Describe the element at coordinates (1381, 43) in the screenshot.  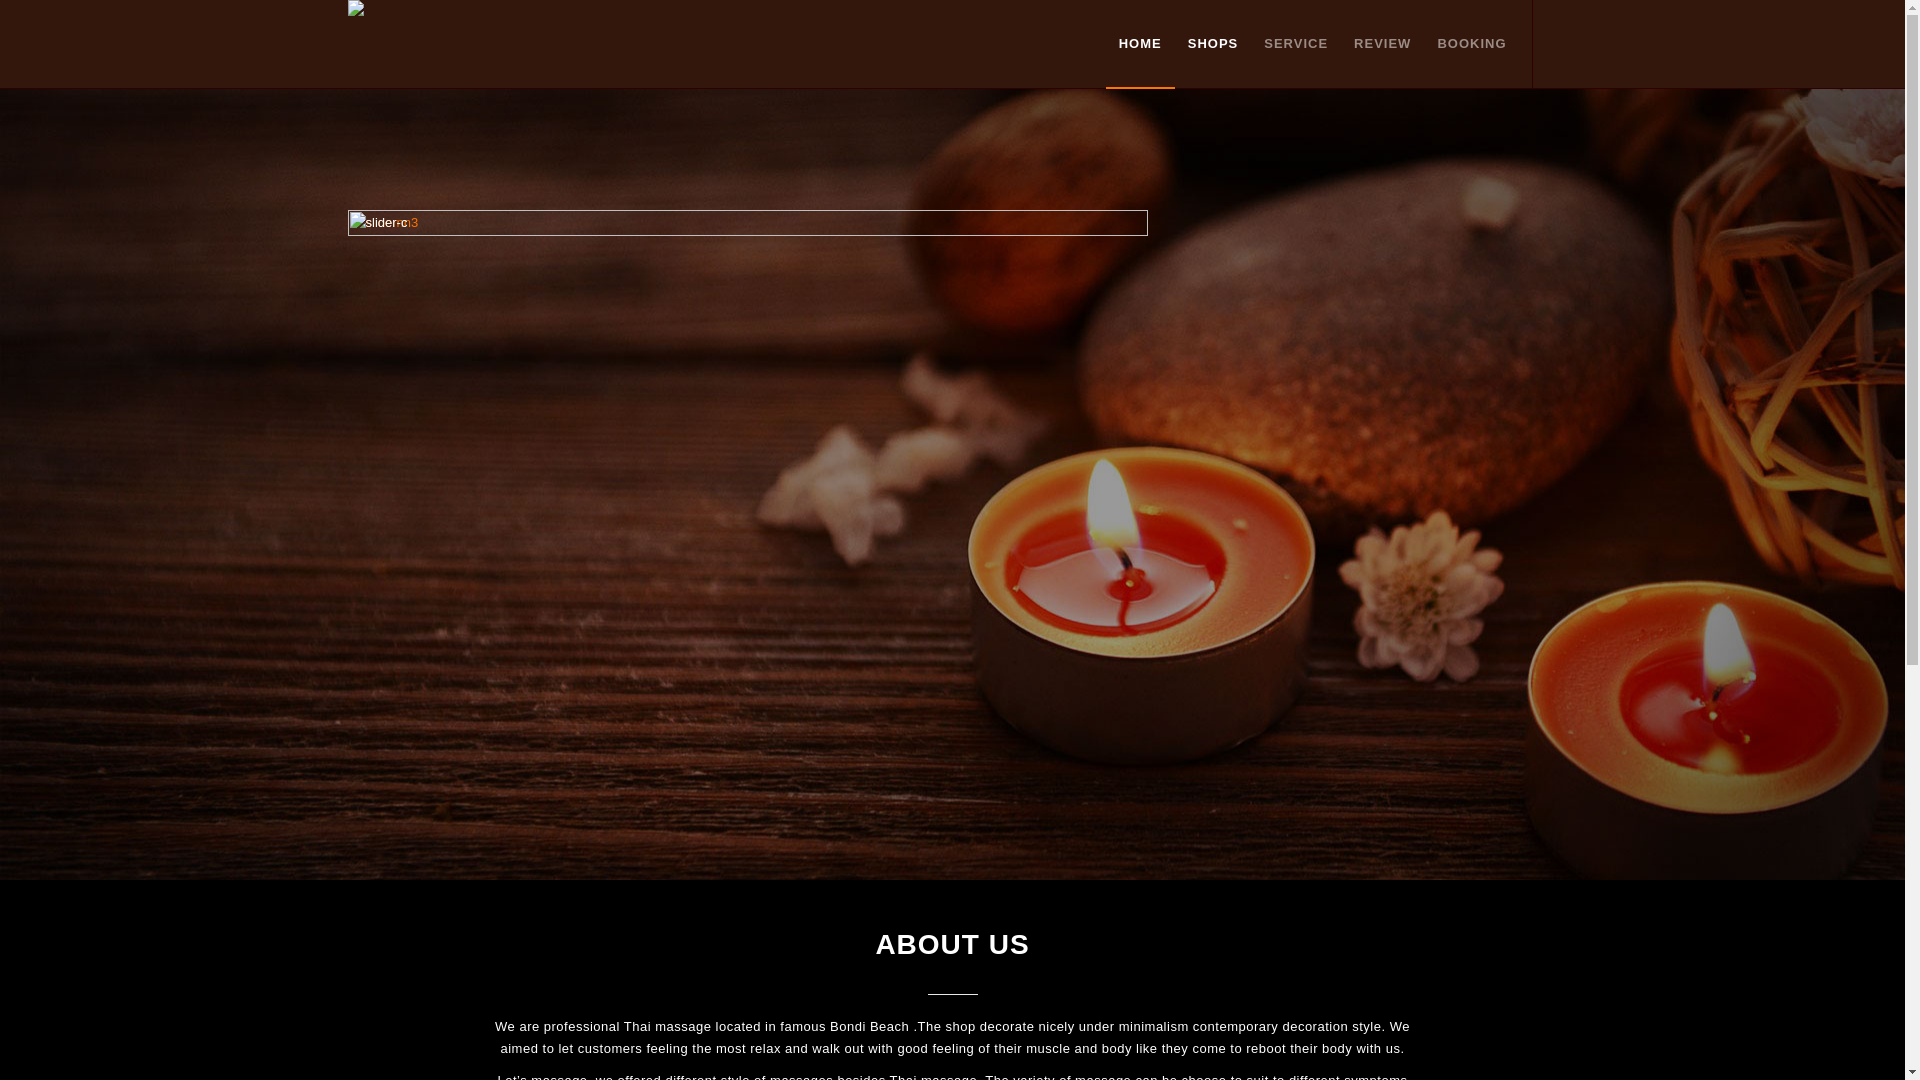
I see `'REVIEW'` at that location.